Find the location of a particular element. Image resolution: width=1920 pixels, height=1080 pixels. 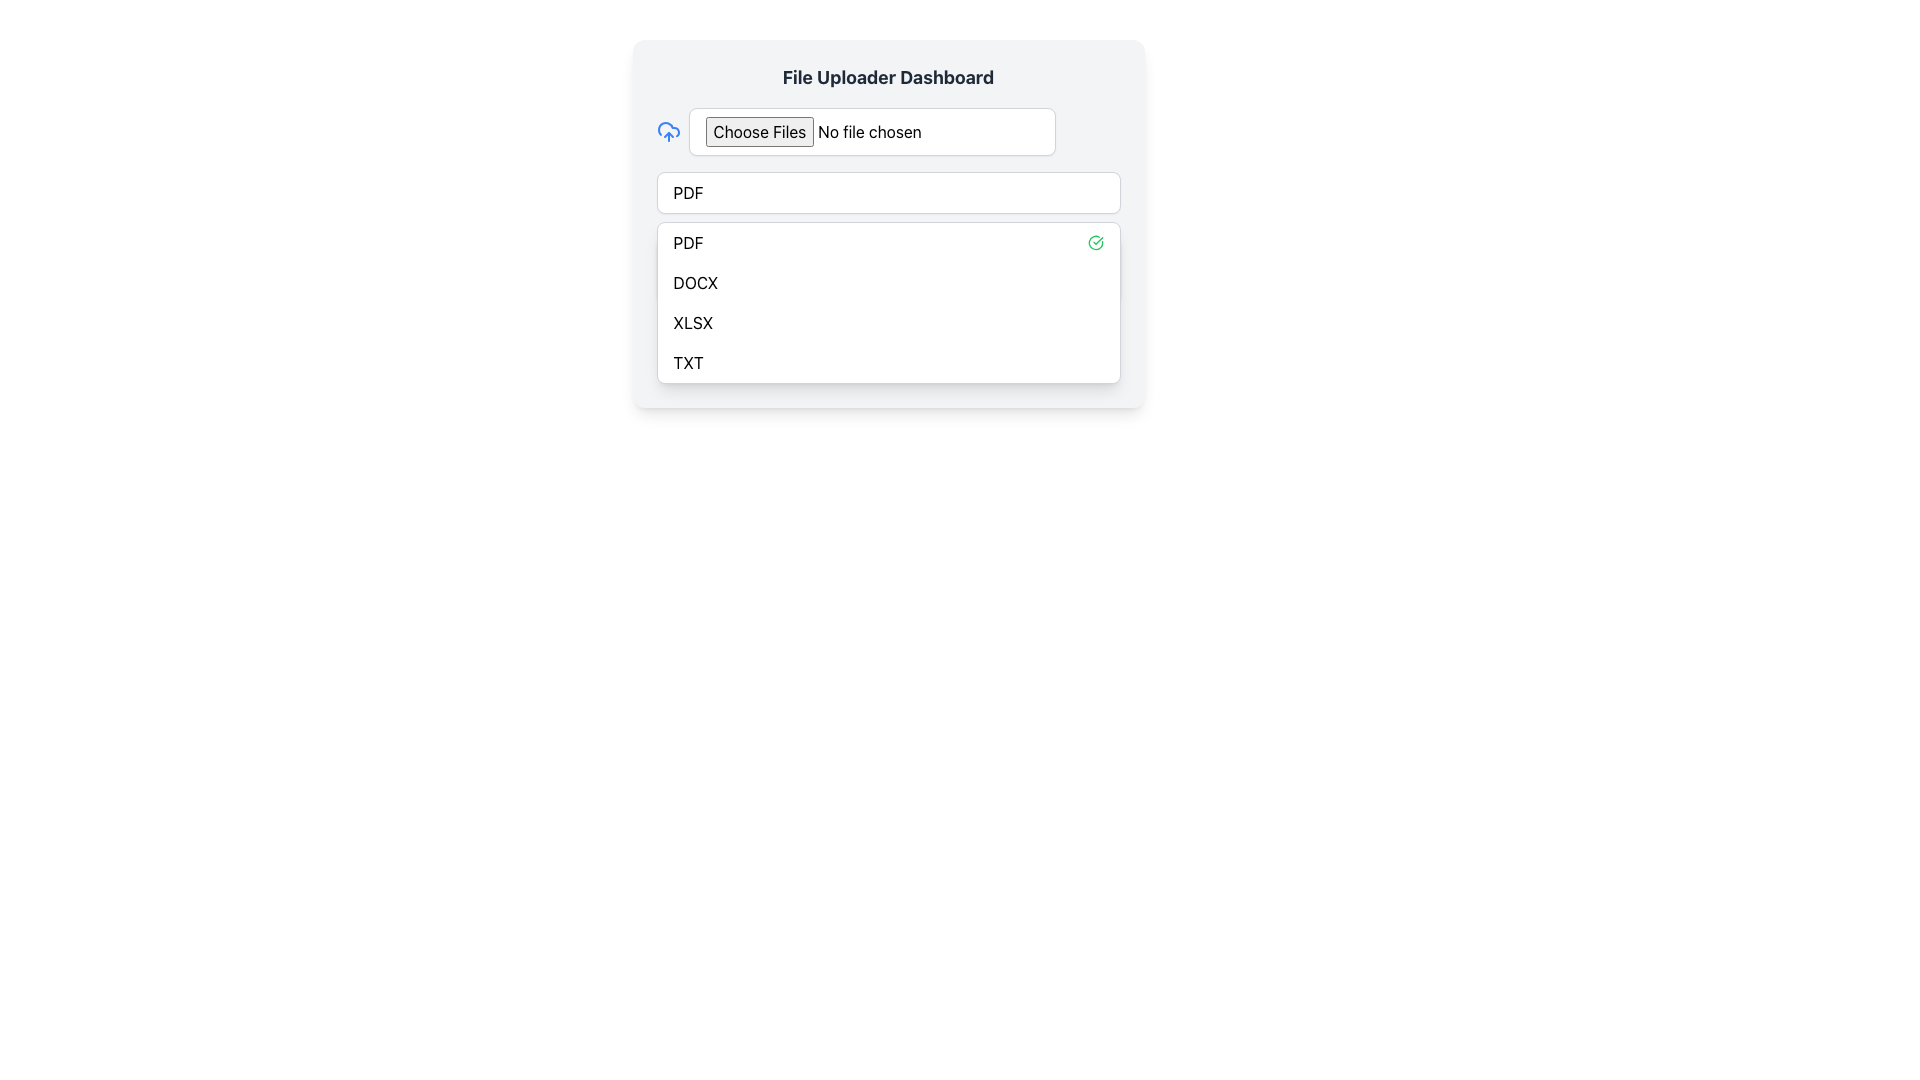

the 'PDF' text label in bold font style located at the top-left of the dropdown menu is located at coordinates (688, 242).